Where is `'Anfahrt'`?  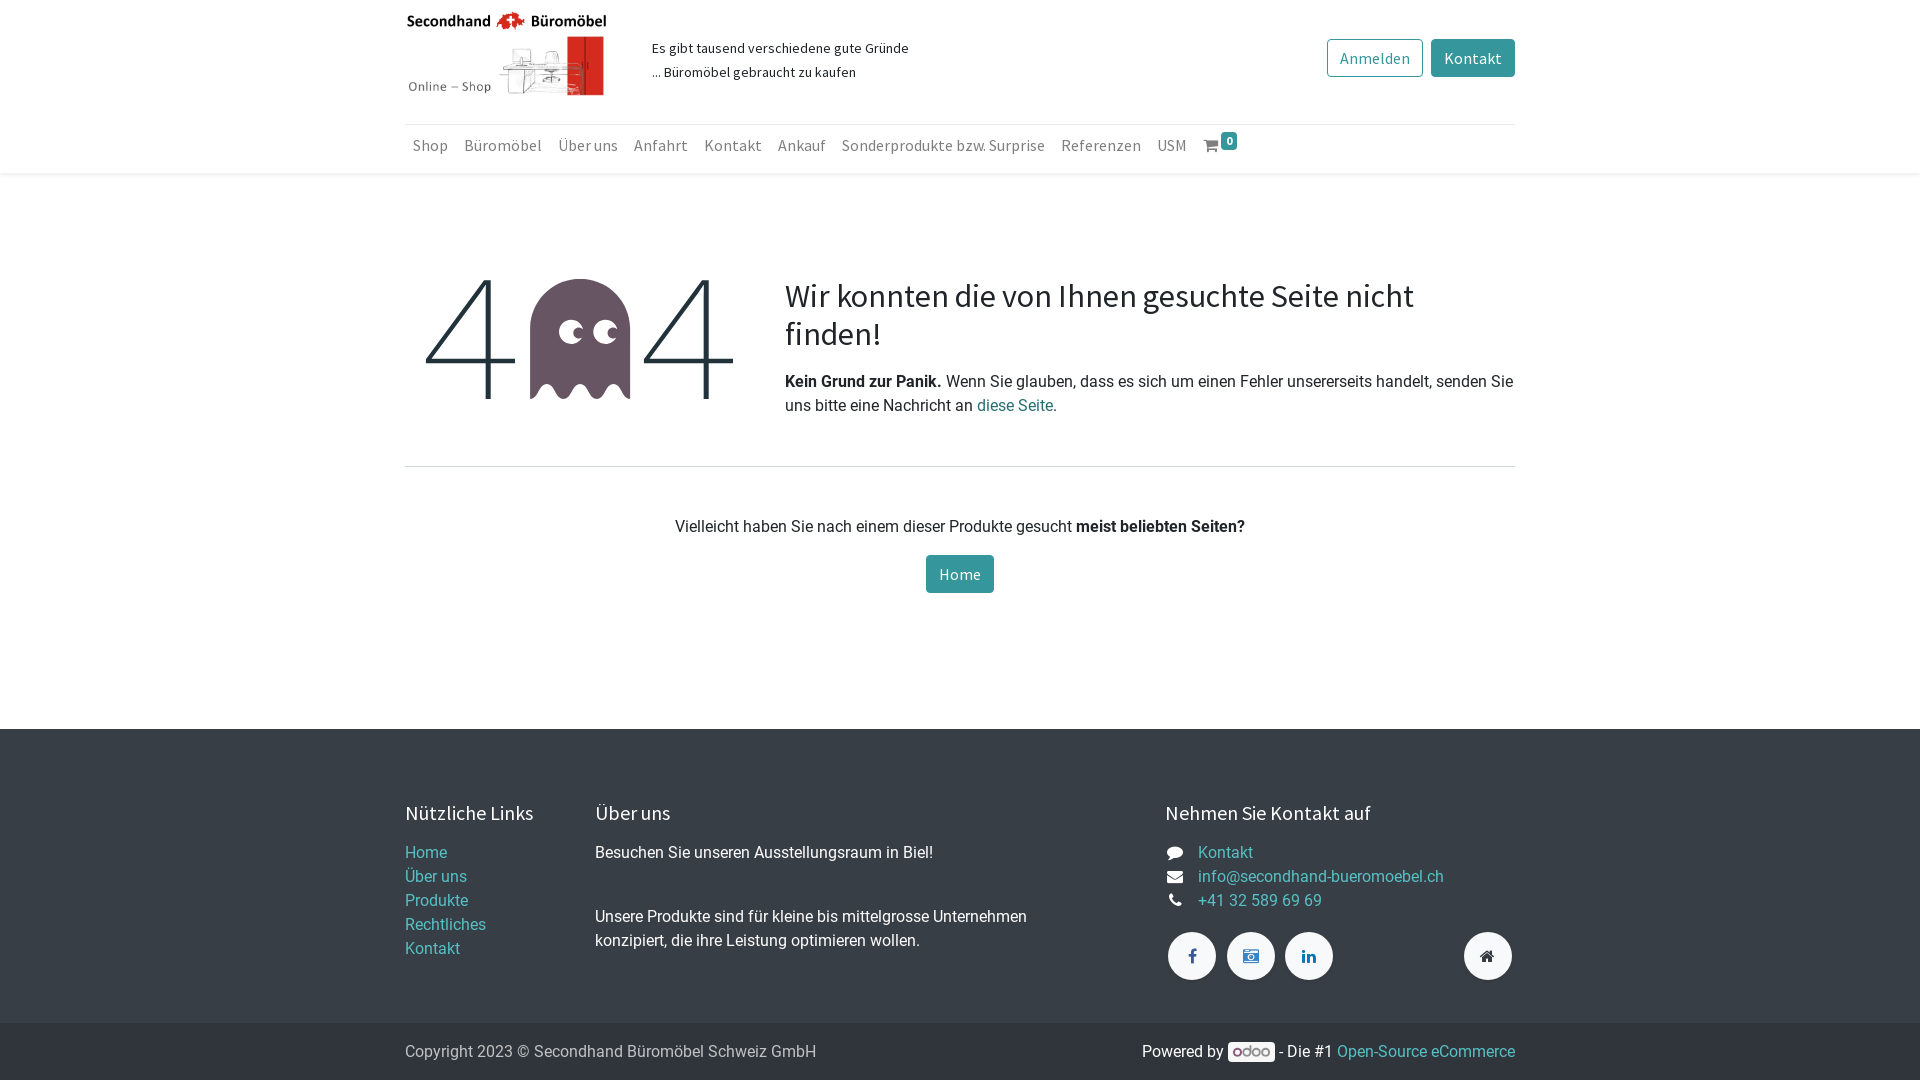
'Anfahrt' is located at coordinates (661, 144).